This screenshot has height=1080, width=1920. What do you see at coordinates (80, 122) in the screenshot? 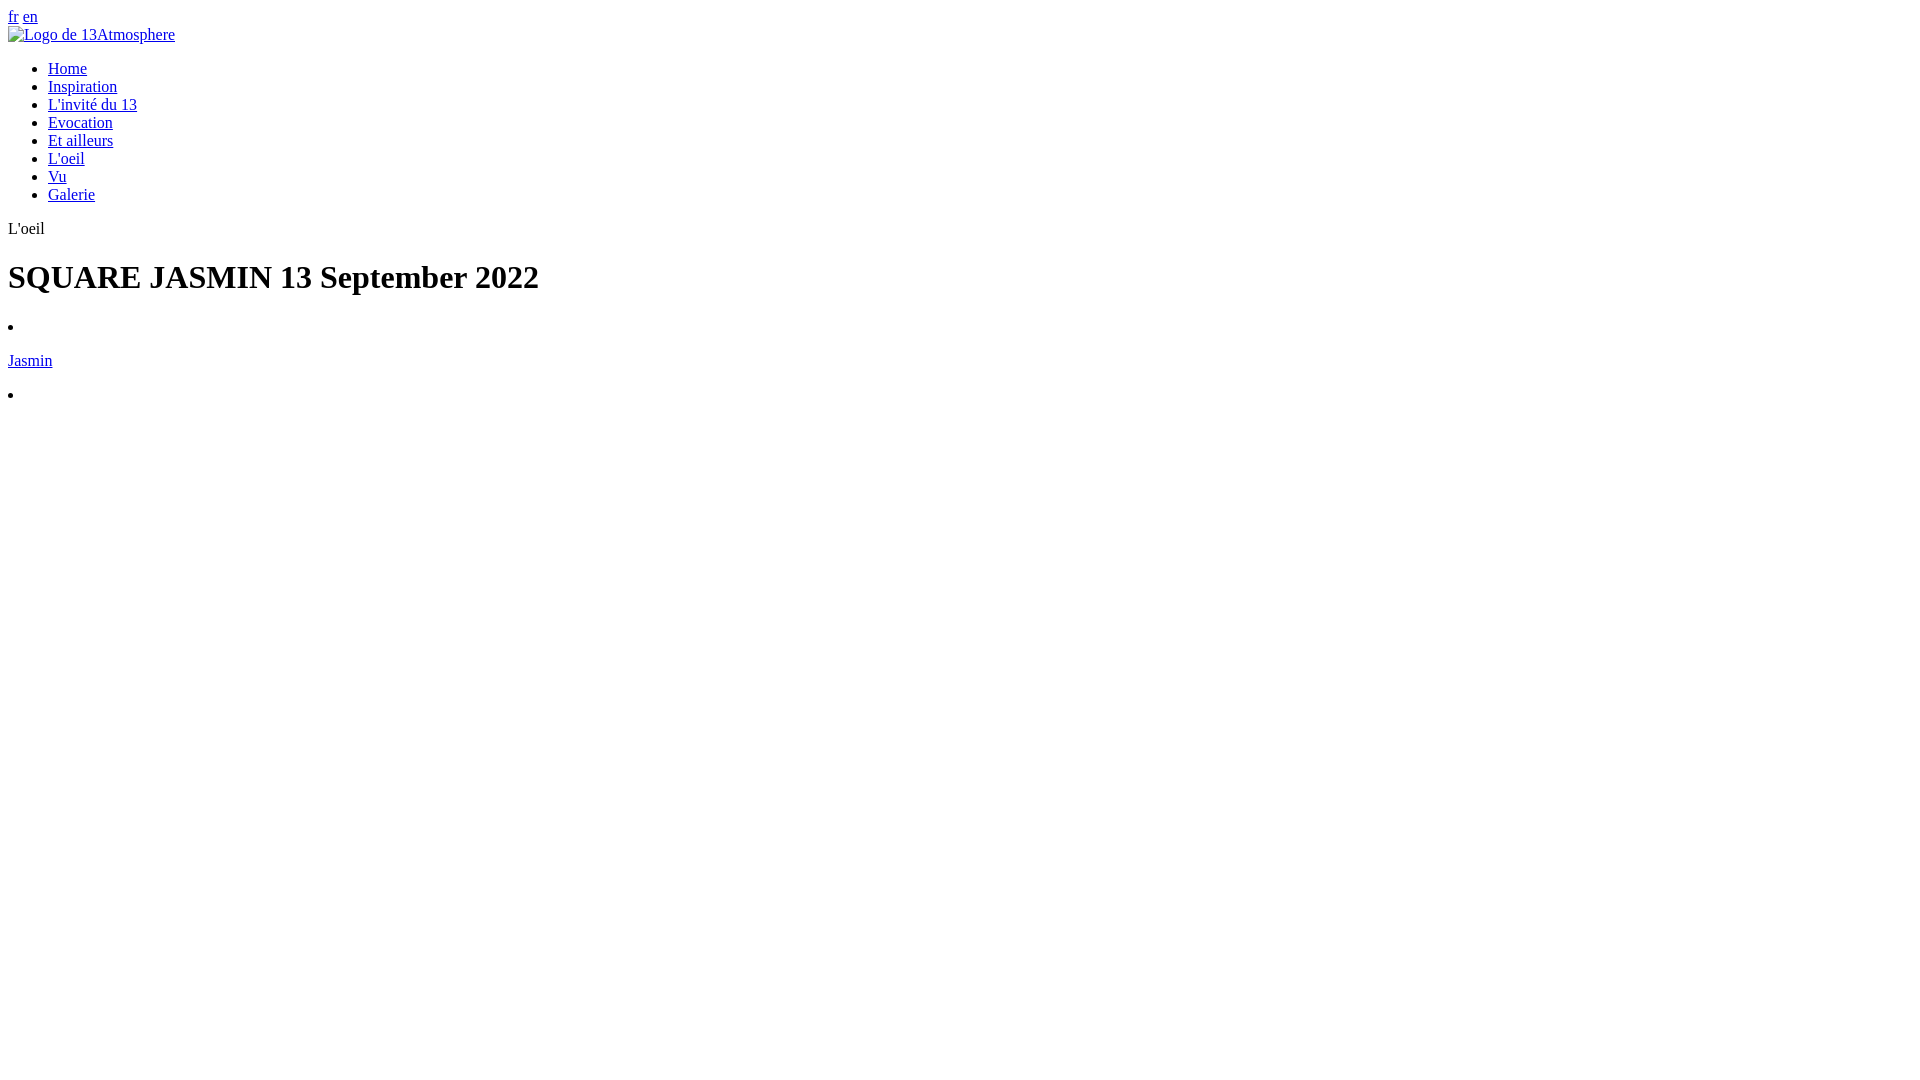
I see `'Evocation'` at bounding box center [80, 122].